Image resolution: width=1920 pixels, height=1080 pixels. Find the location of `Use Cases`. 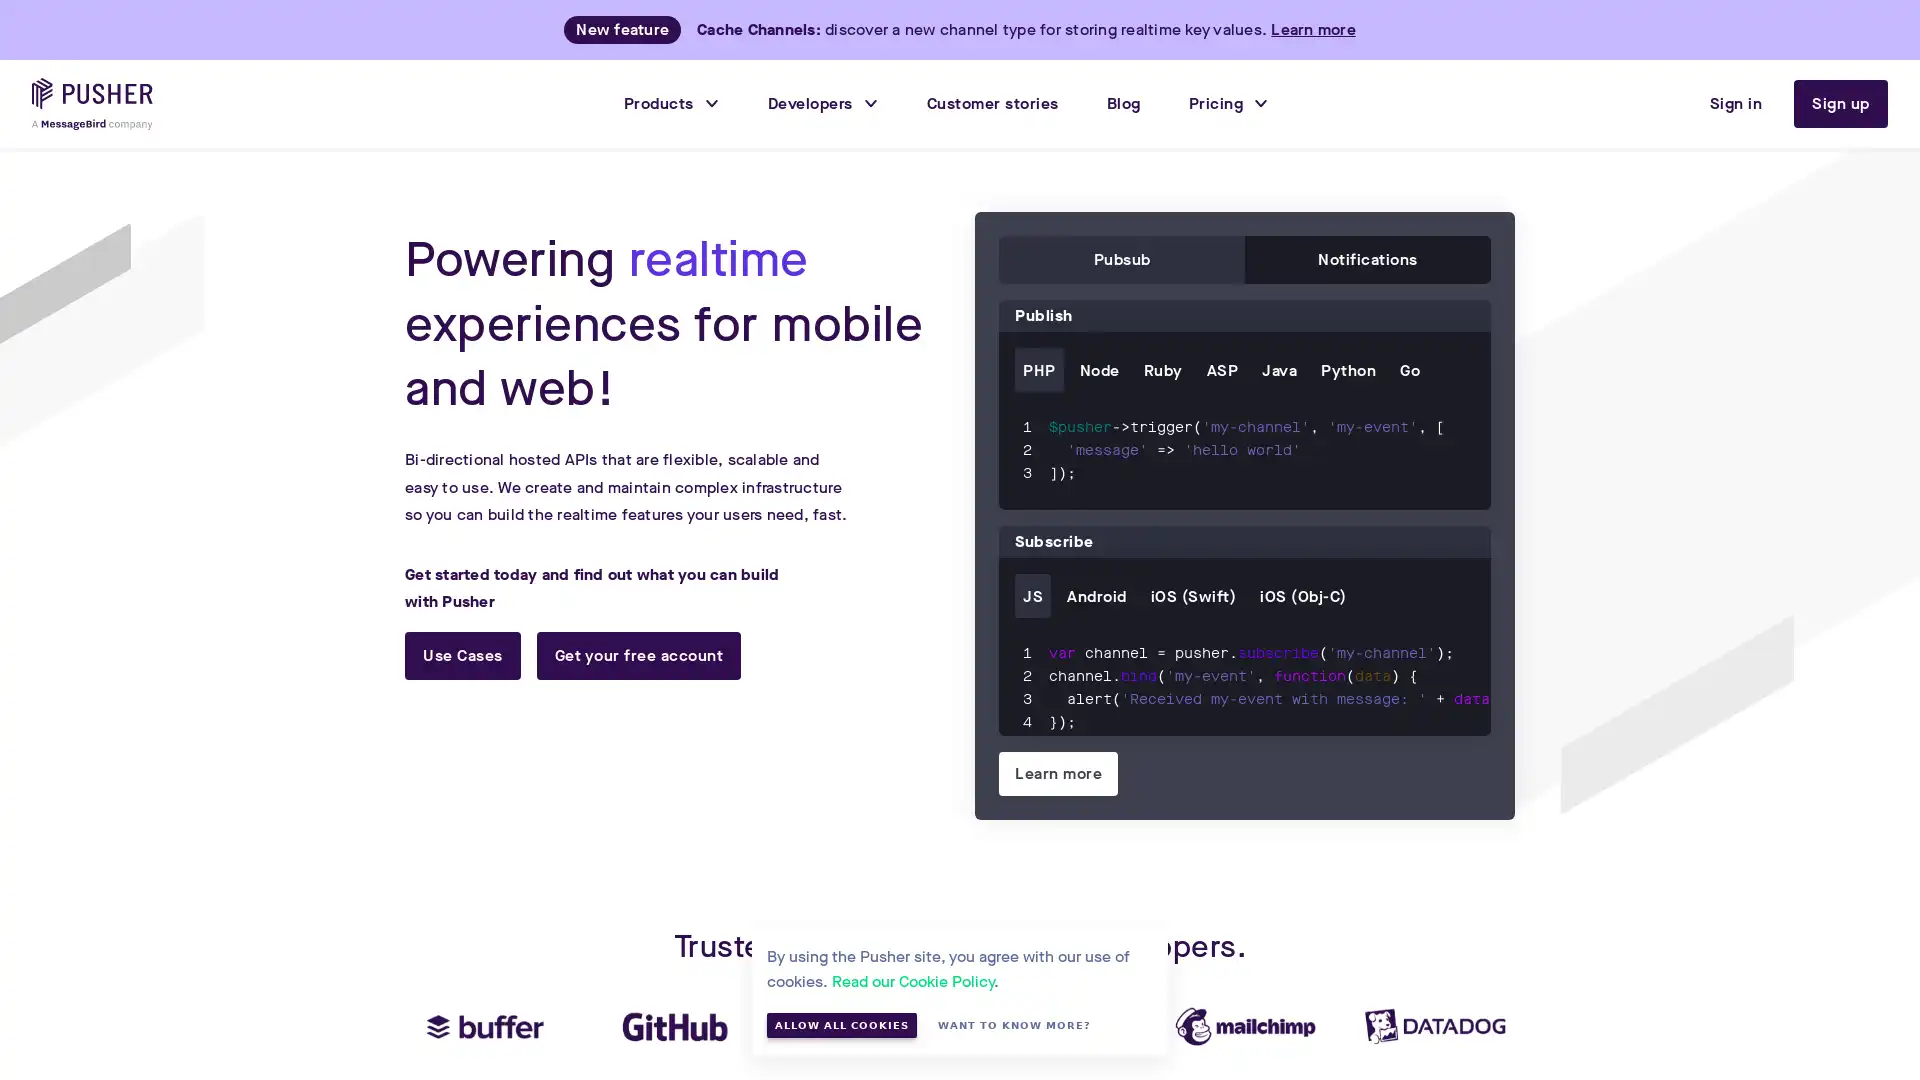

Use Cases is located at coordinates (461, 655).